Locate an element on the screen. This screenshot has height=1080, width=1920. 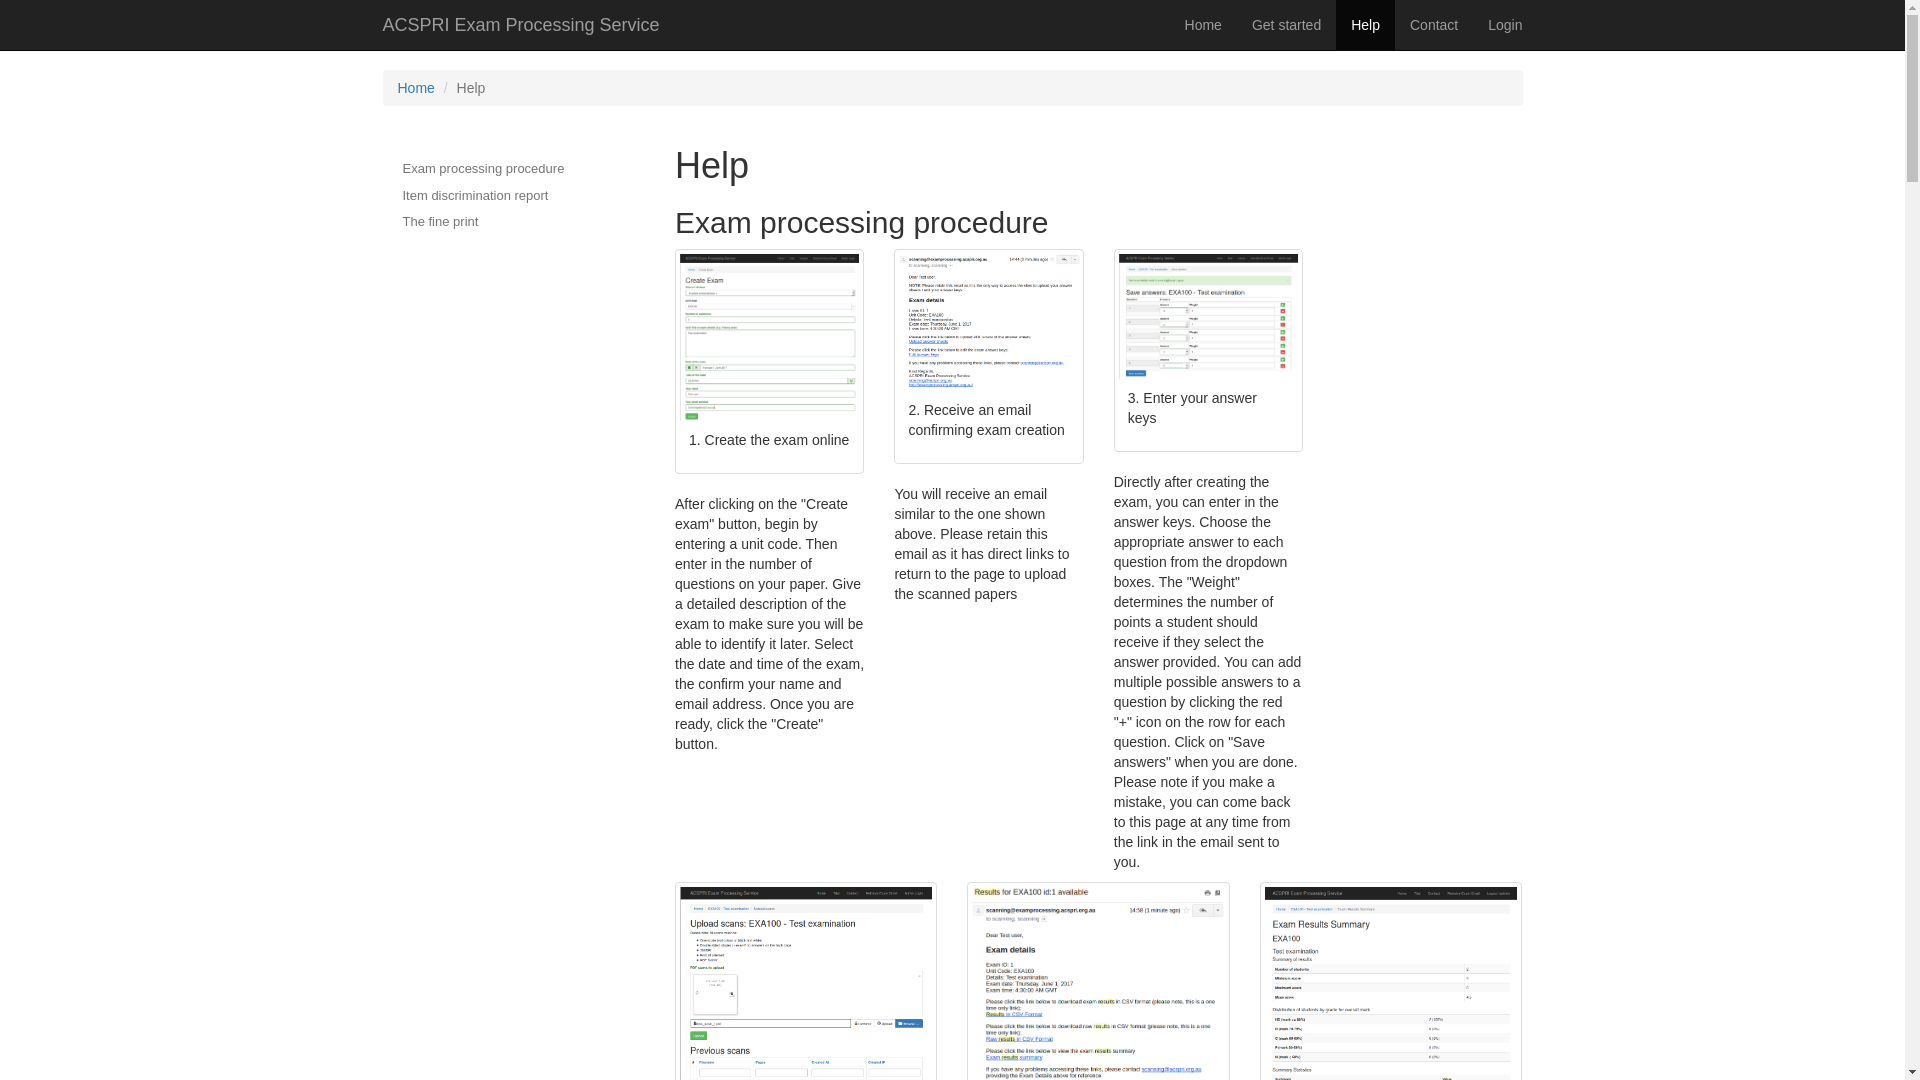
'2. Receive an email confirming exam creation' is located at coordinates (988, 356).